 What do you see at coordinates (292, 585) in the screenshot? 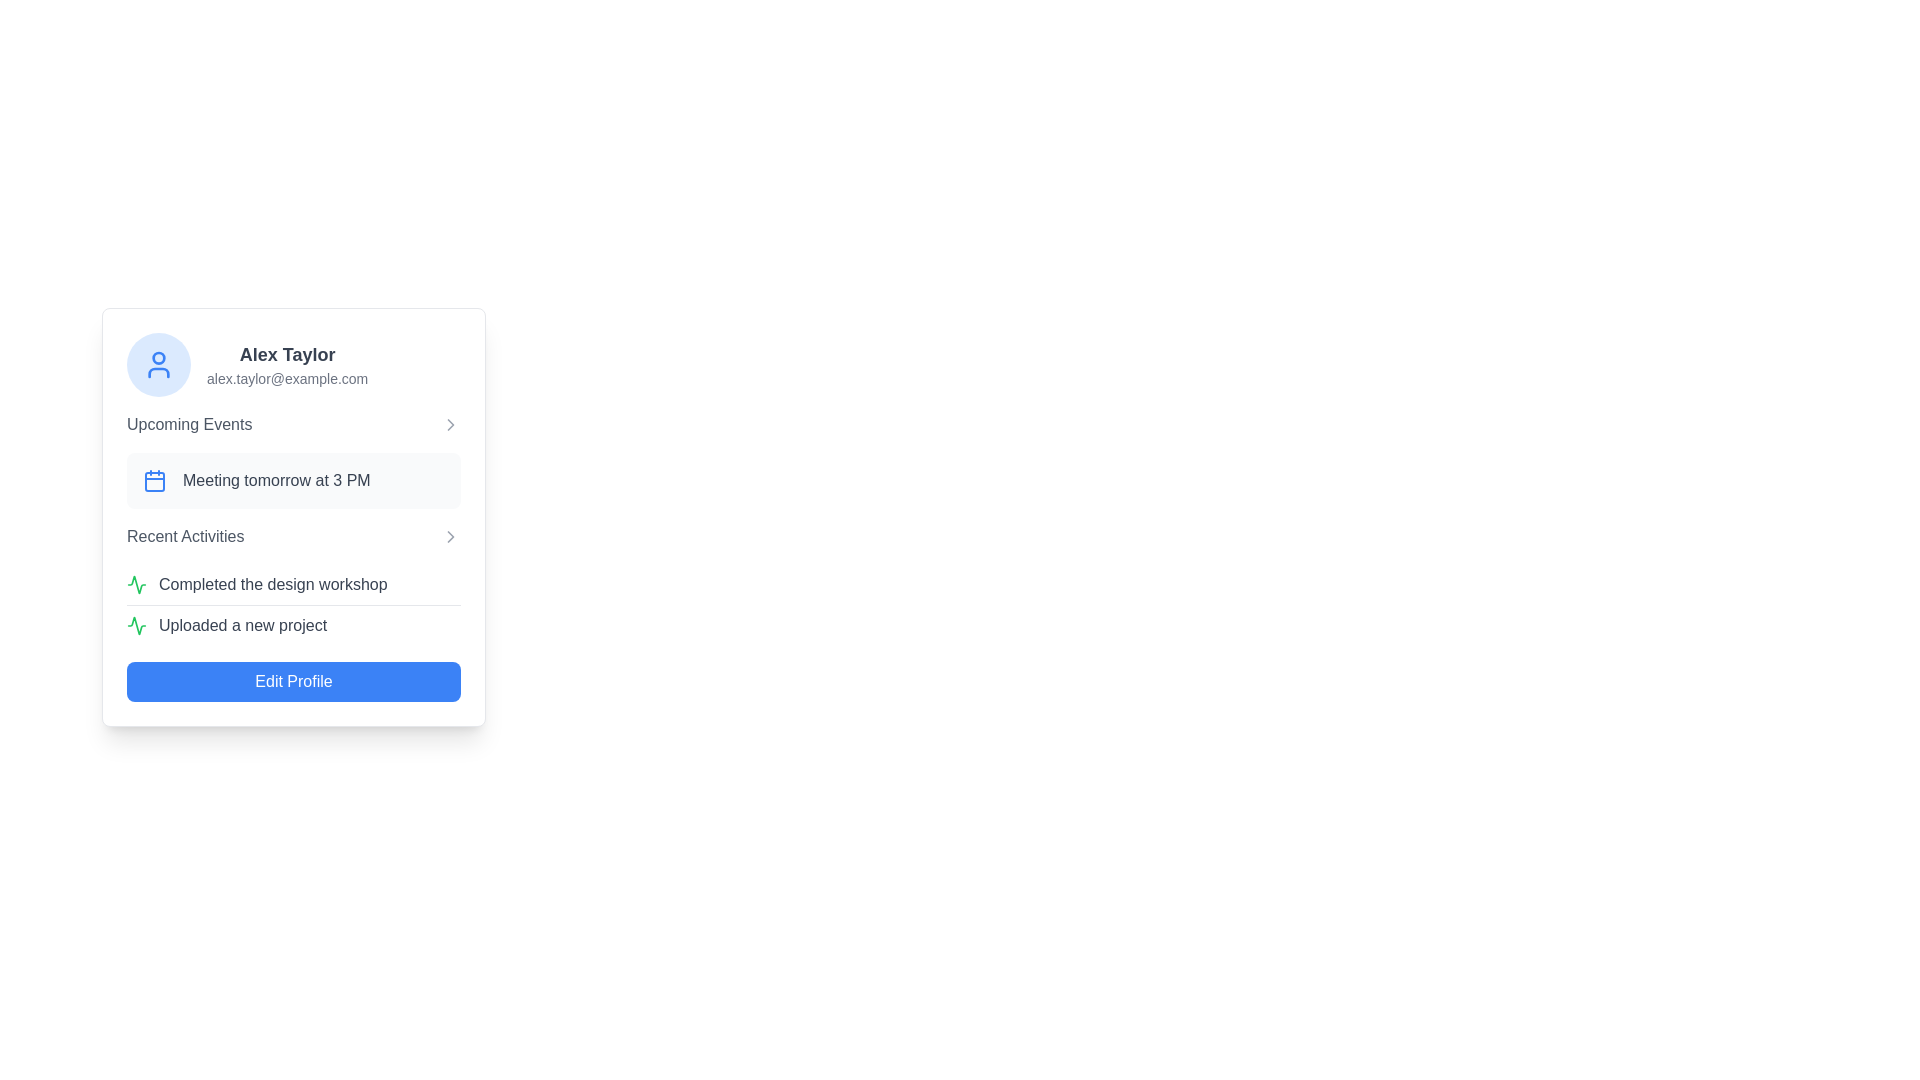
I see `the Activity Feed or List, which displays recent activities or updates related to the user, positioned beneath the 'Upcoming Events' section and above the 'Edit Profile' button` at bounding box center [292, 585].